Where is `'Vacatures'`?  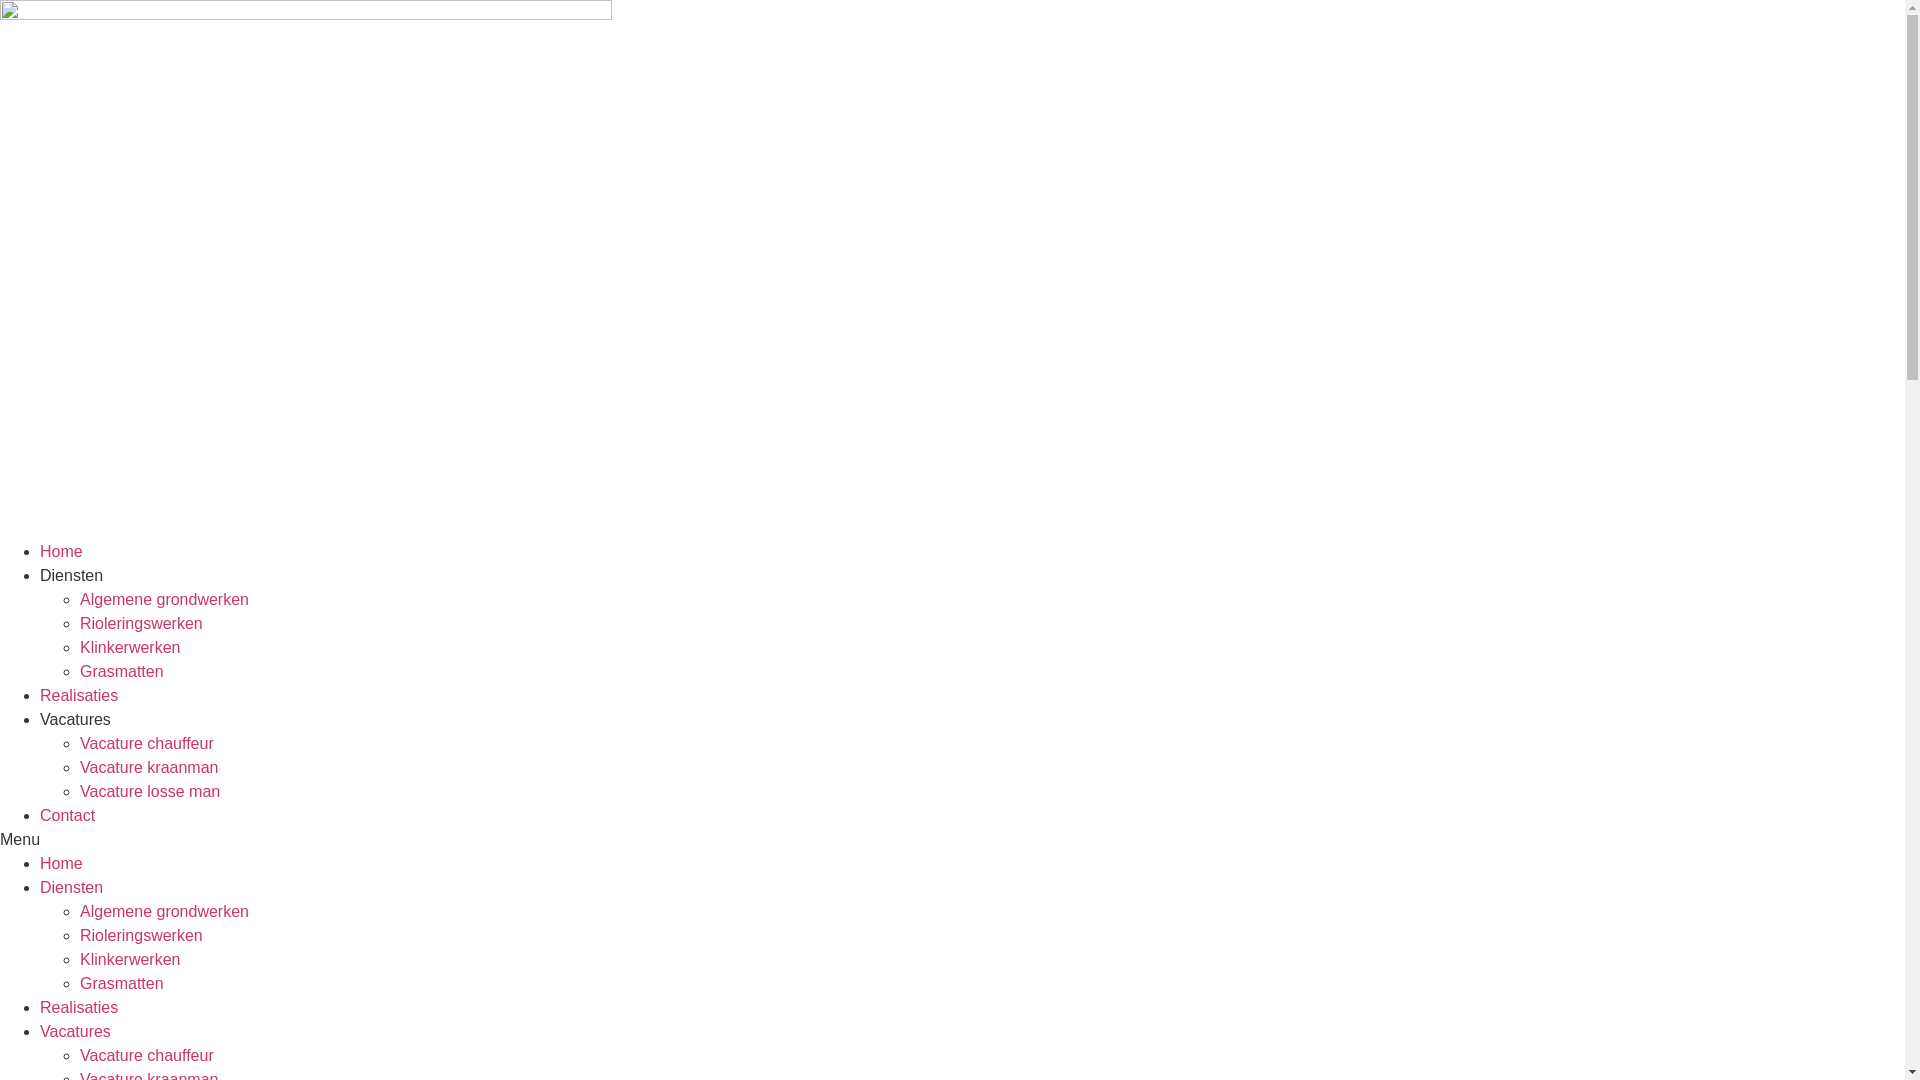 'Vacatures' is located at coordinates (39, 1031).